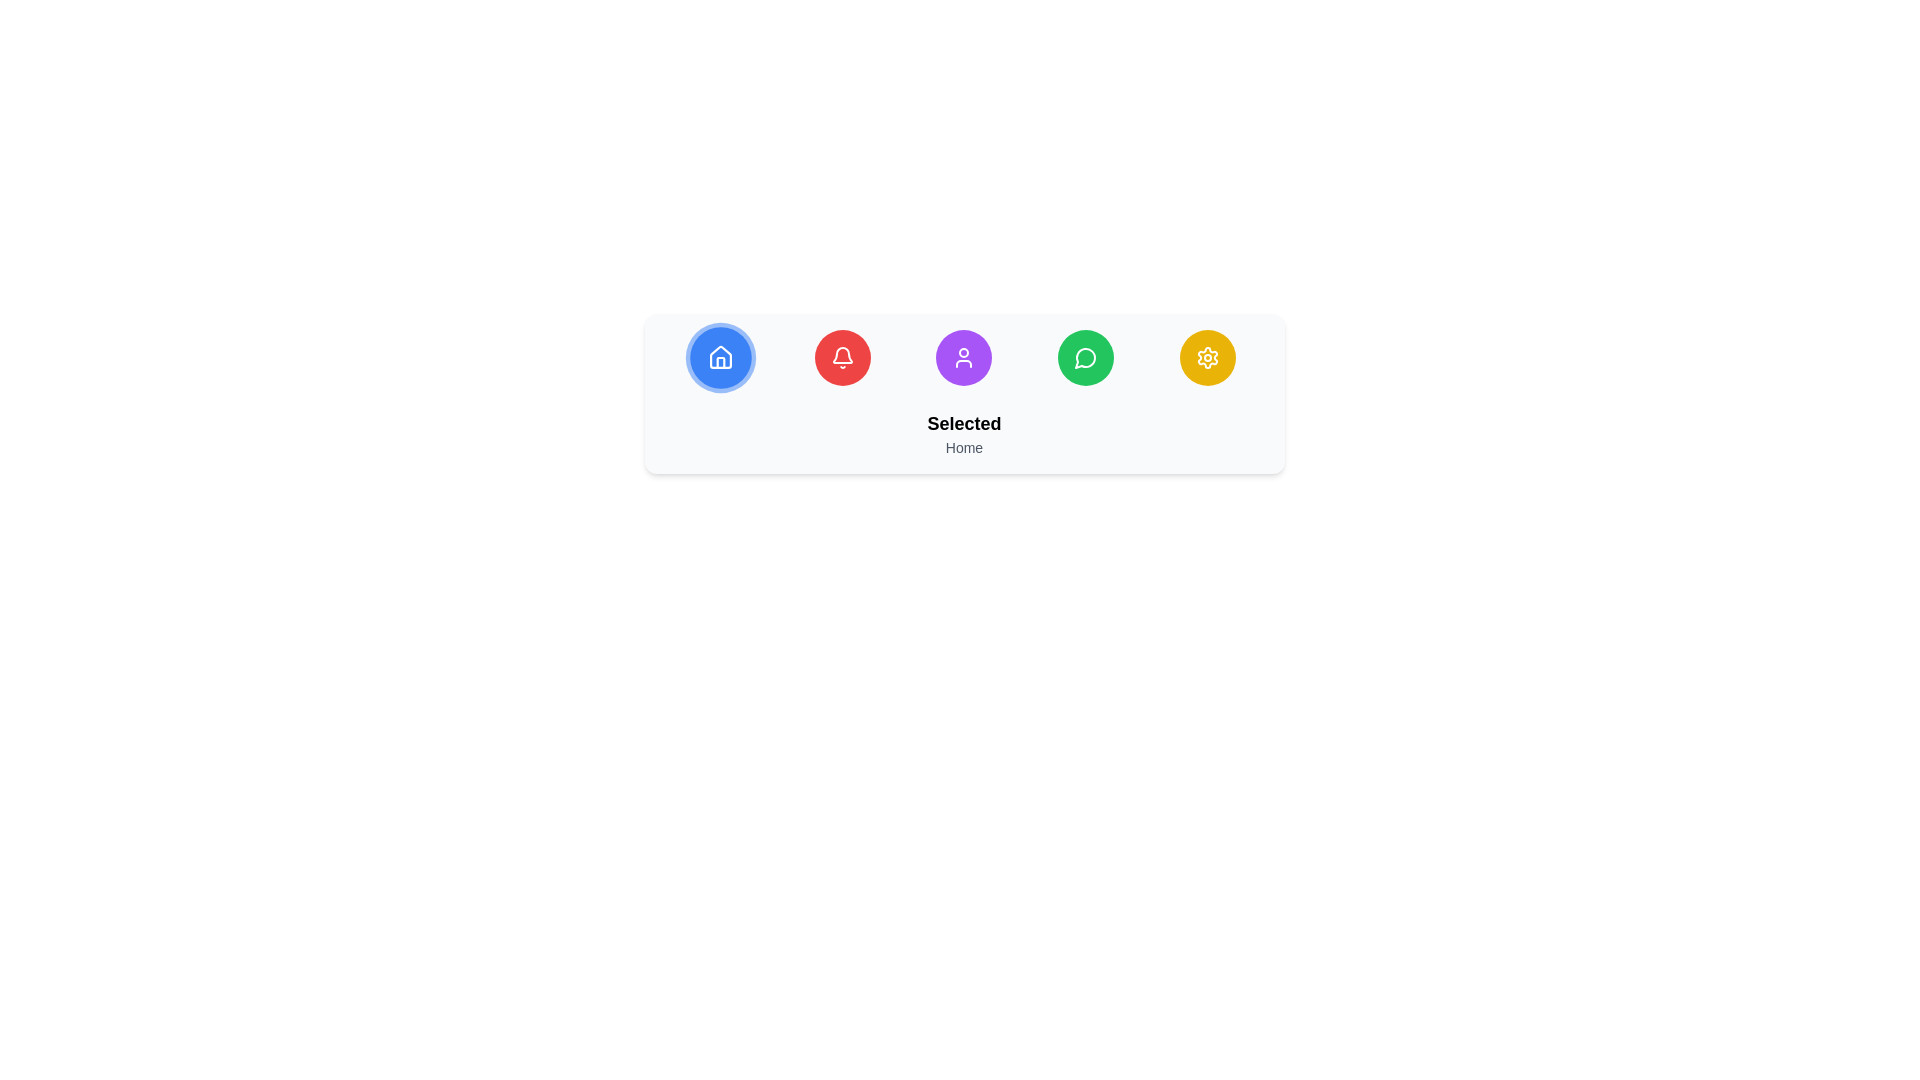 The image size is (1920, 1080). What do you see at coordinates (964, 357) in the screenshot?
I see `the user profile icon button, which is the third circular icon in a row of five` at bounding box center [964, 357].